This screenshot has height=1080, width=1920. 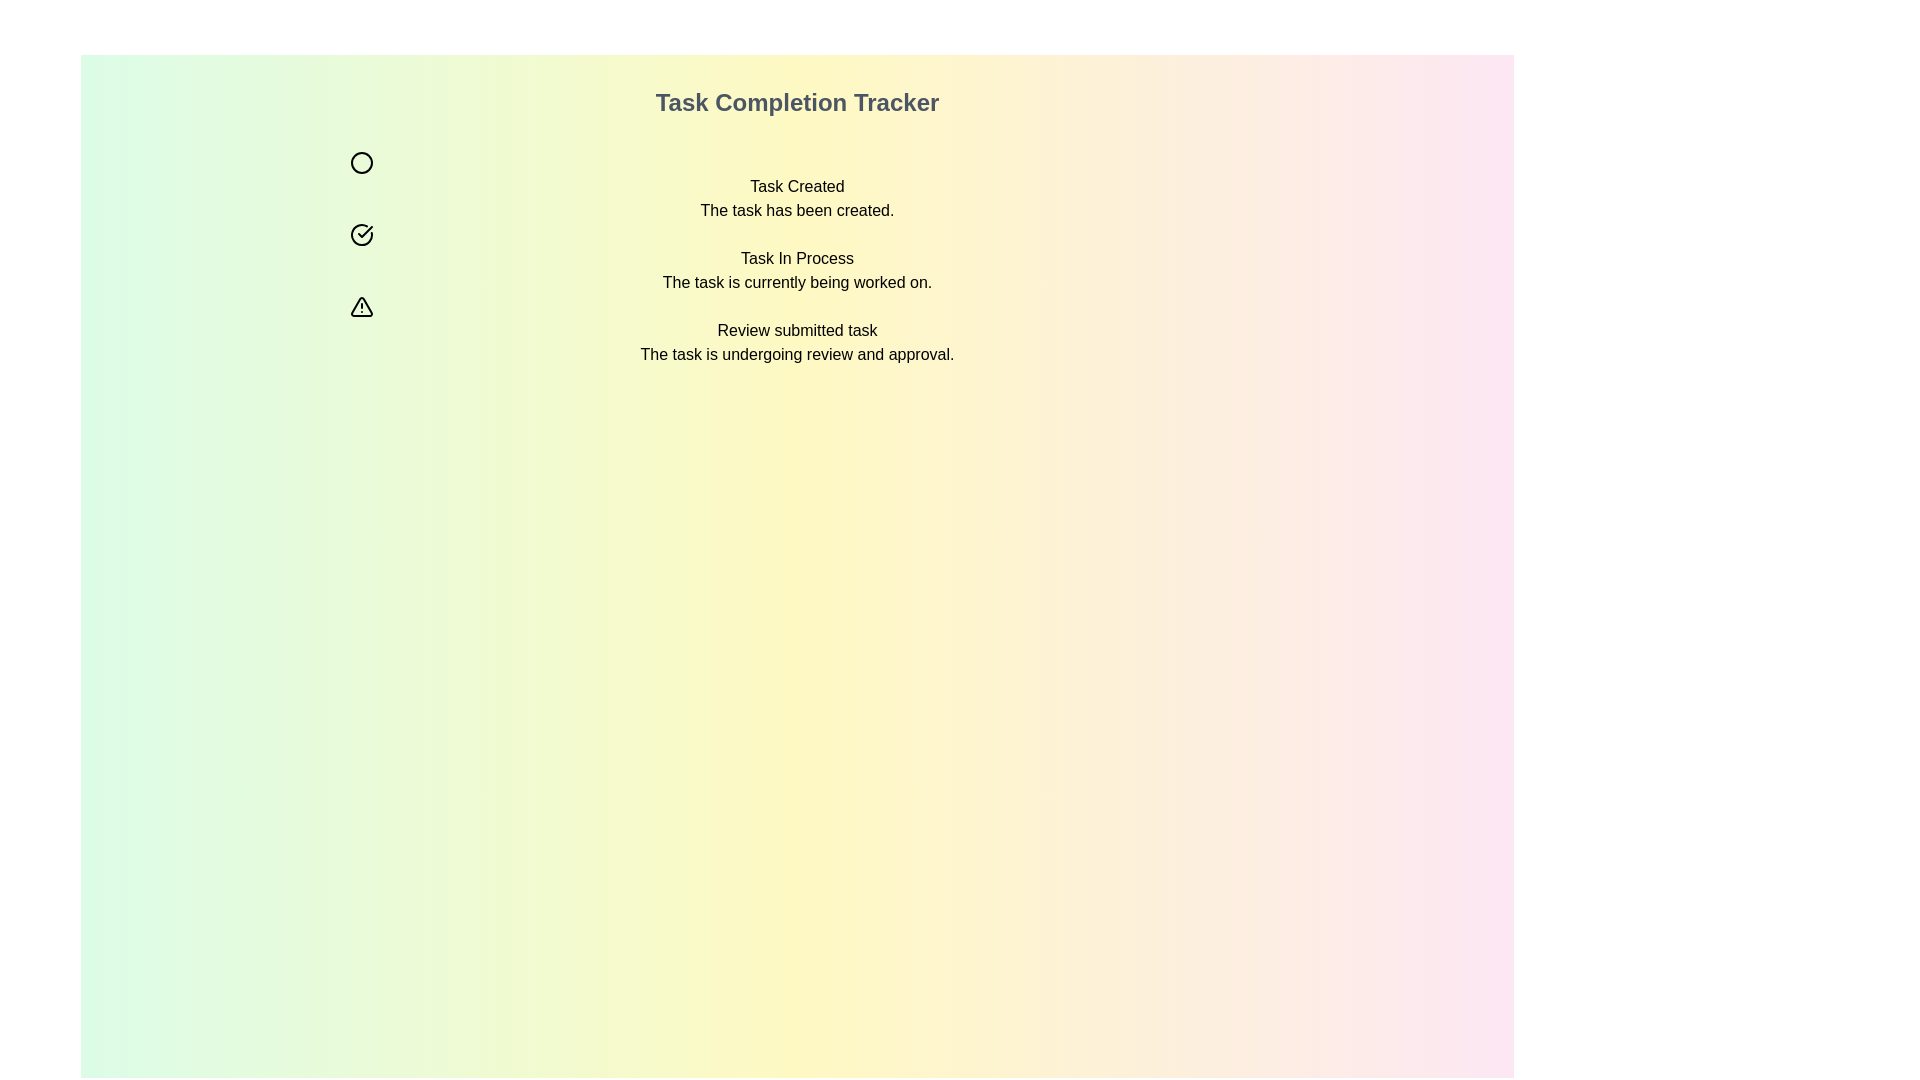 I want to click on the static text block displaying information about the task undergoing review and approval, located as the third item in the vertical list of task statuses, so click(x=796, y=342).